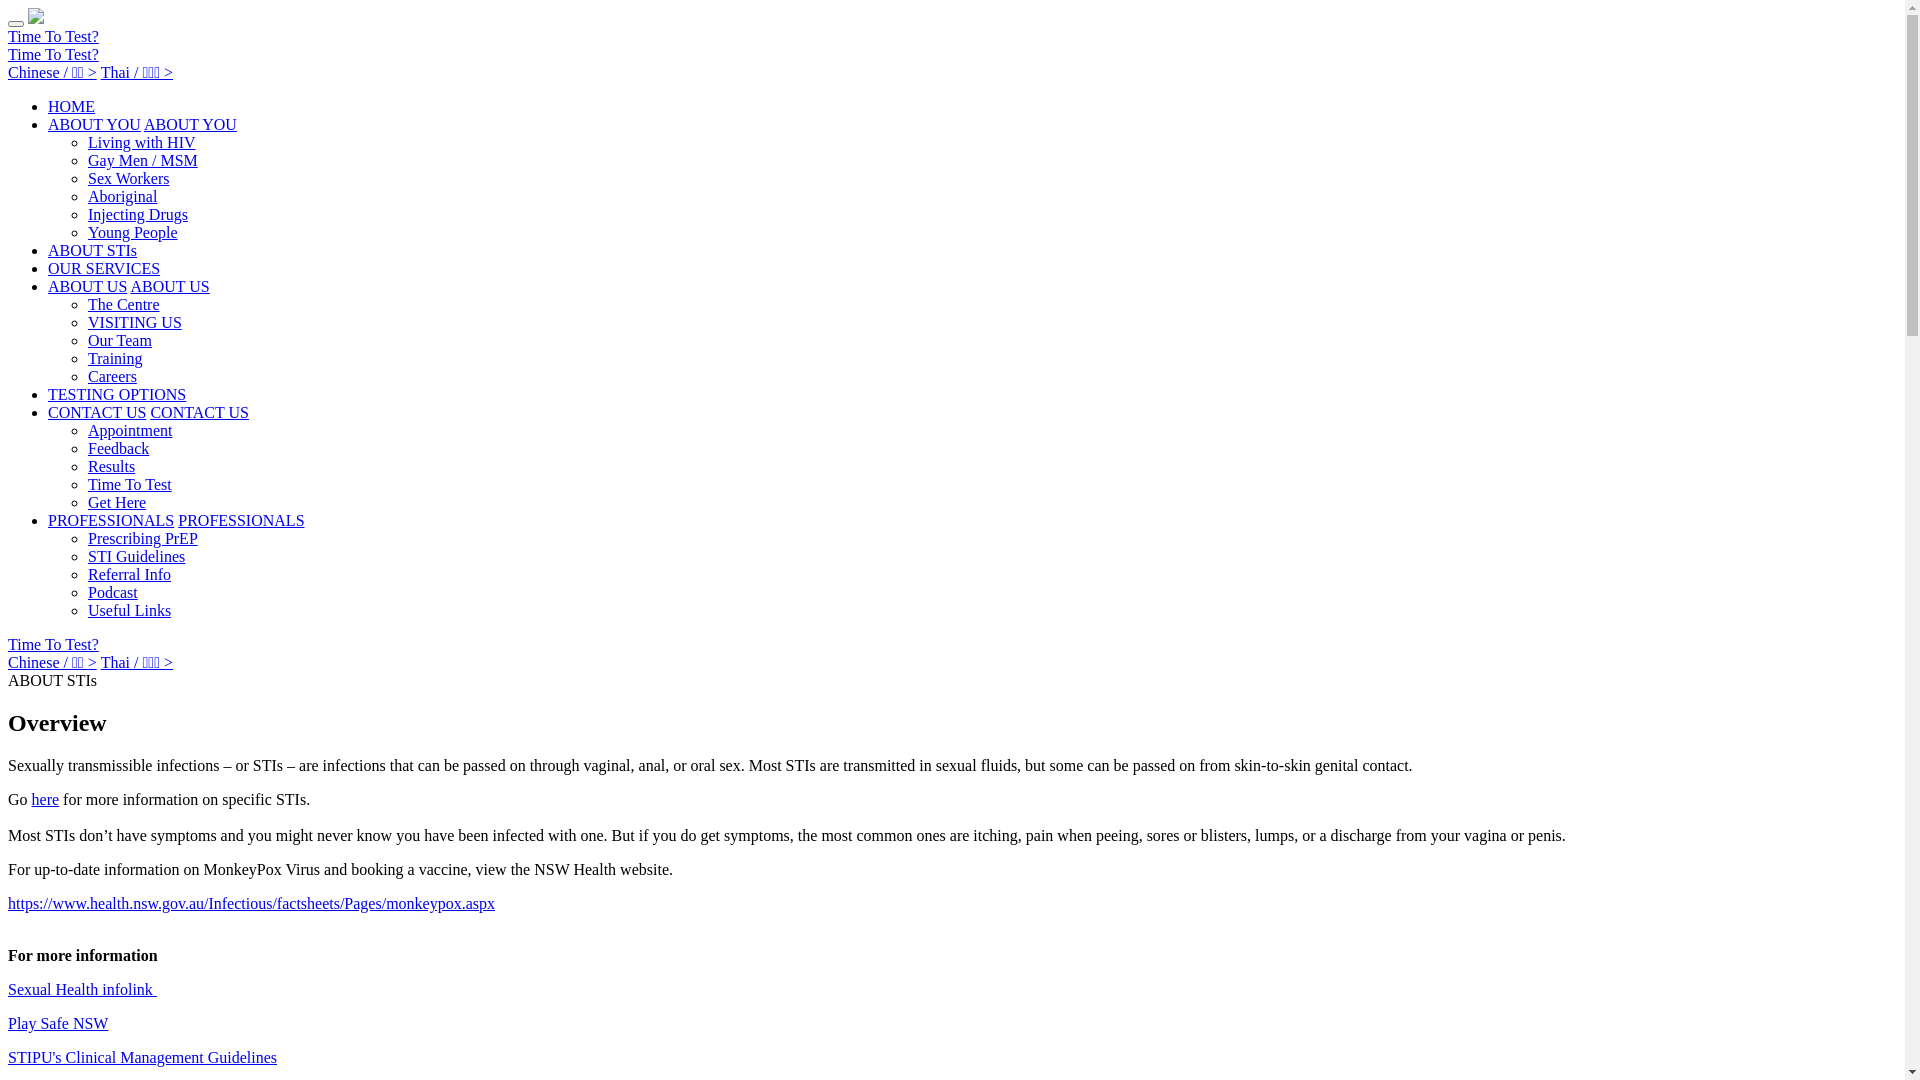 This screenshot has width=1920, height=1080. Describe the element at coordinates (71, 106) in the screenshot. I see `'HOME'` at that location.